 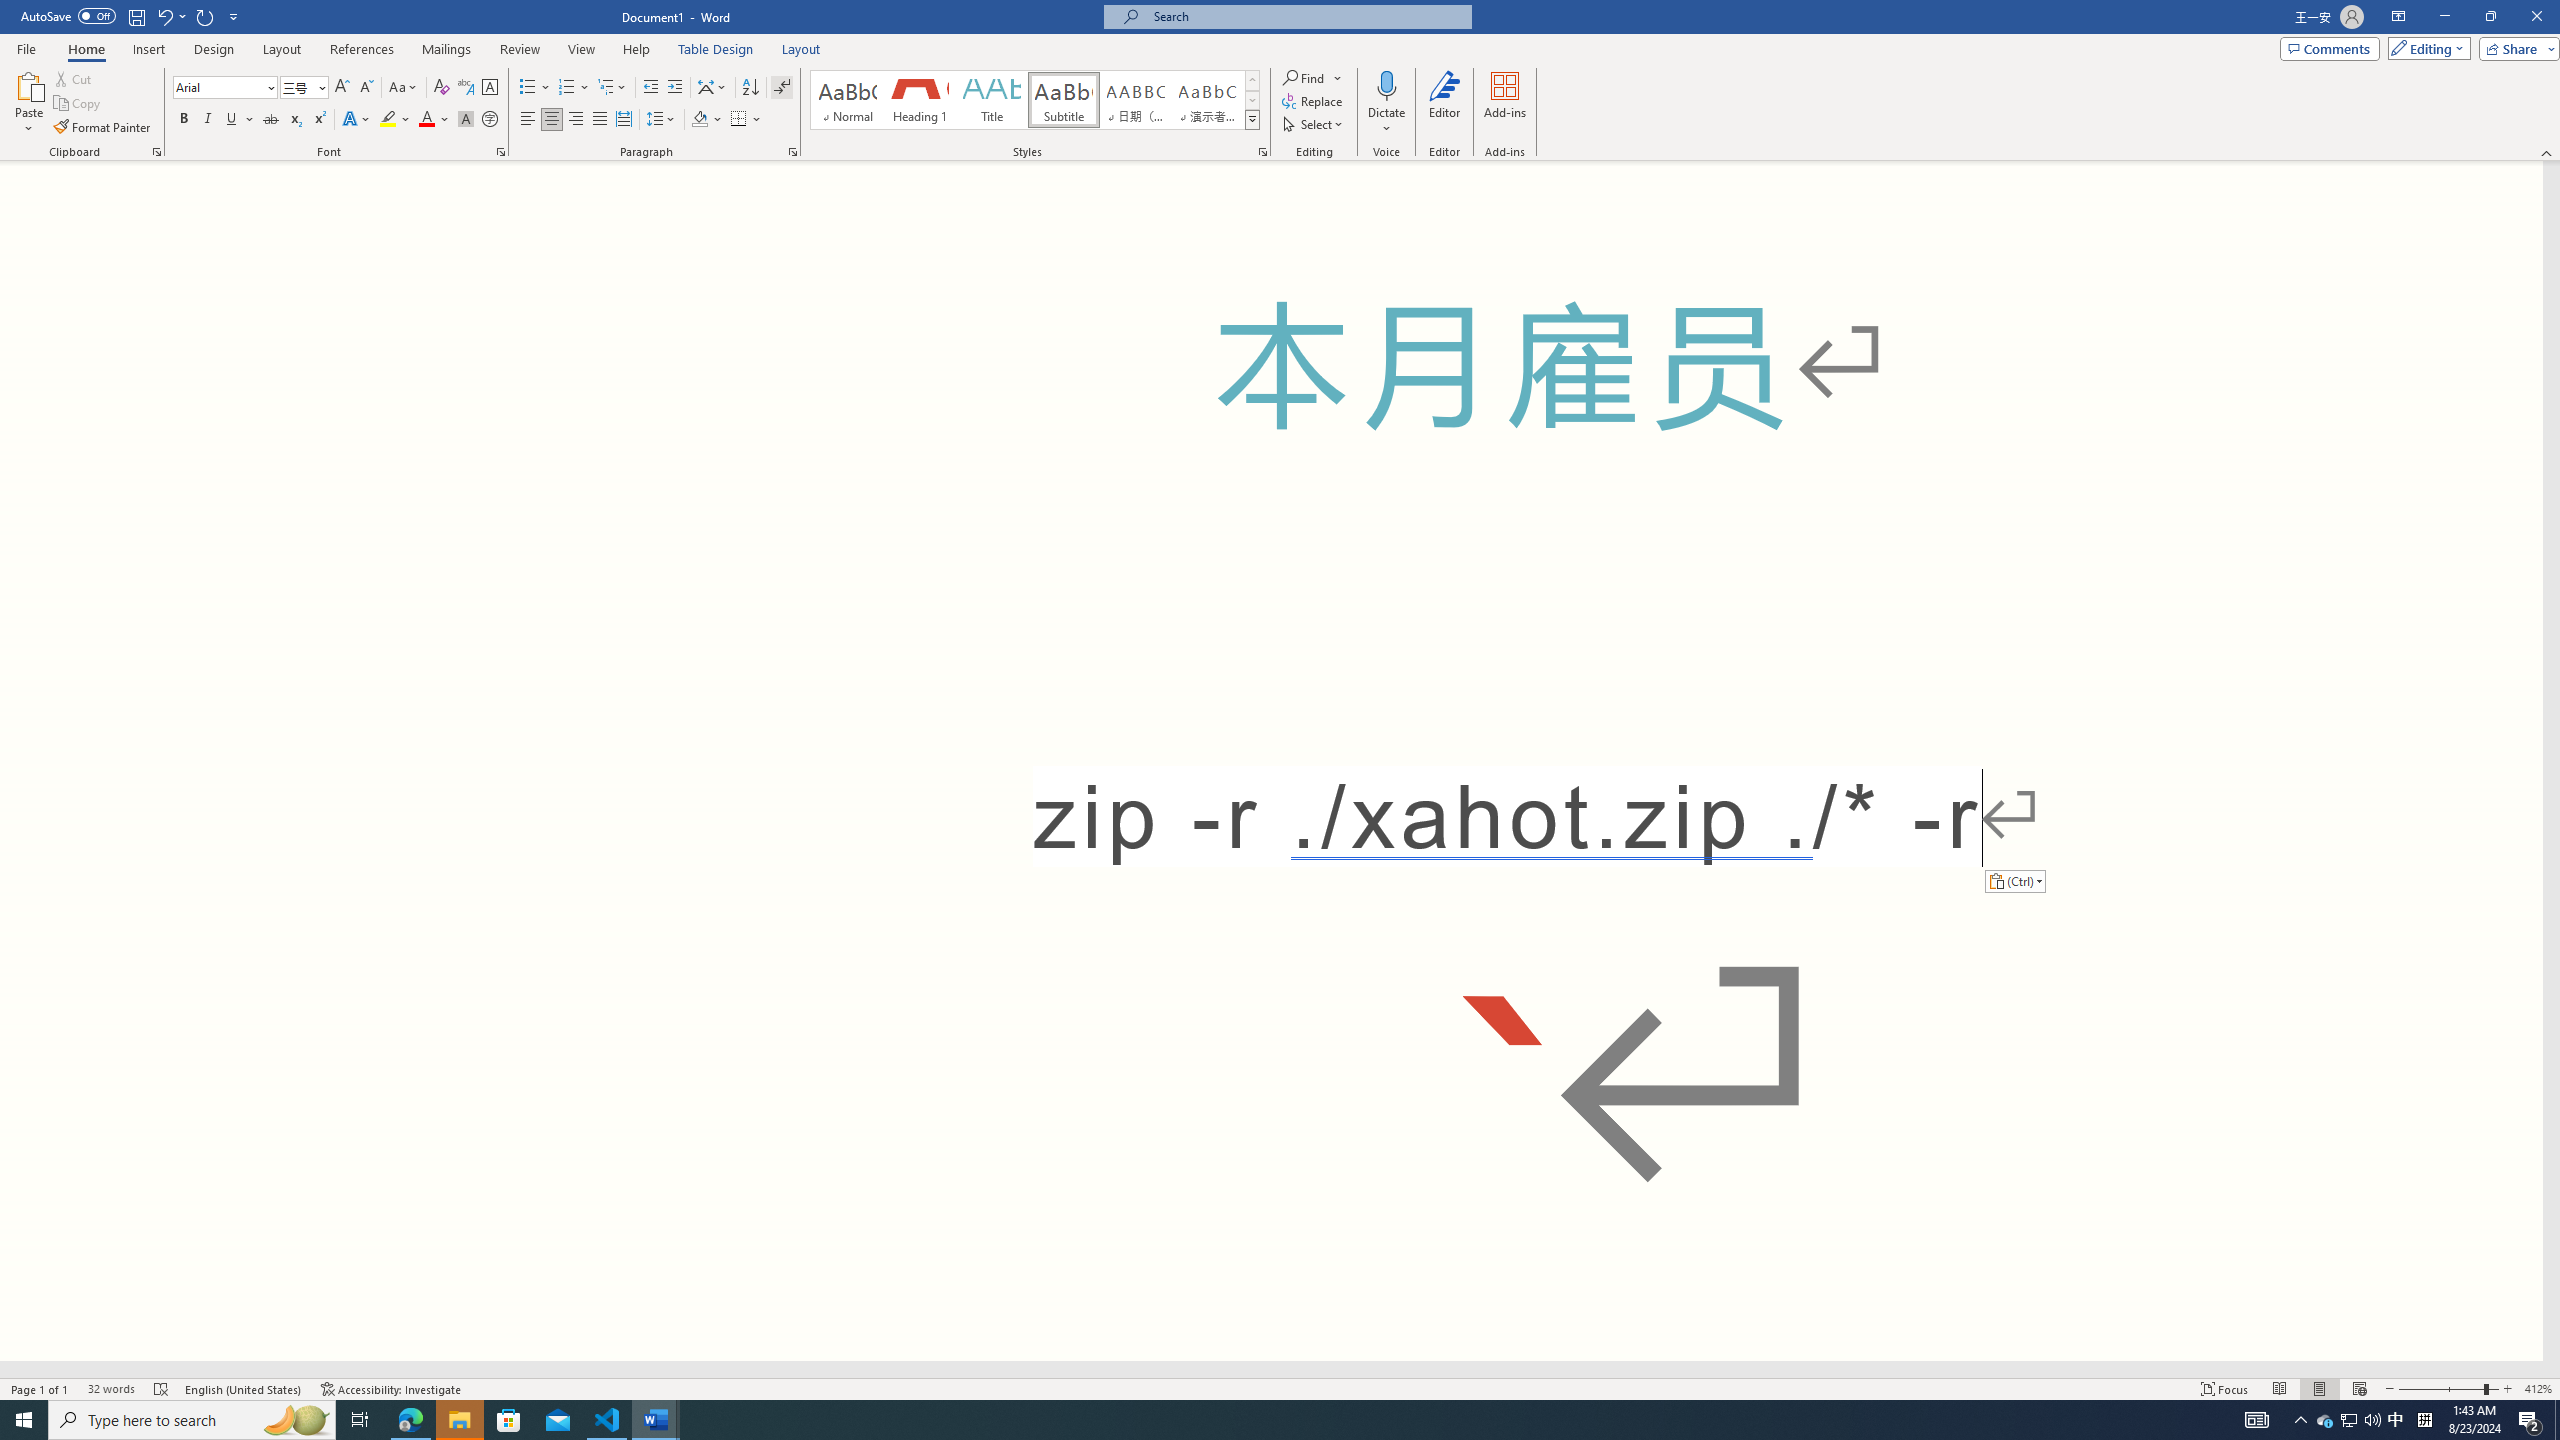 I want to click on 'Word Count 32 words', so click(x=110, y=1389).